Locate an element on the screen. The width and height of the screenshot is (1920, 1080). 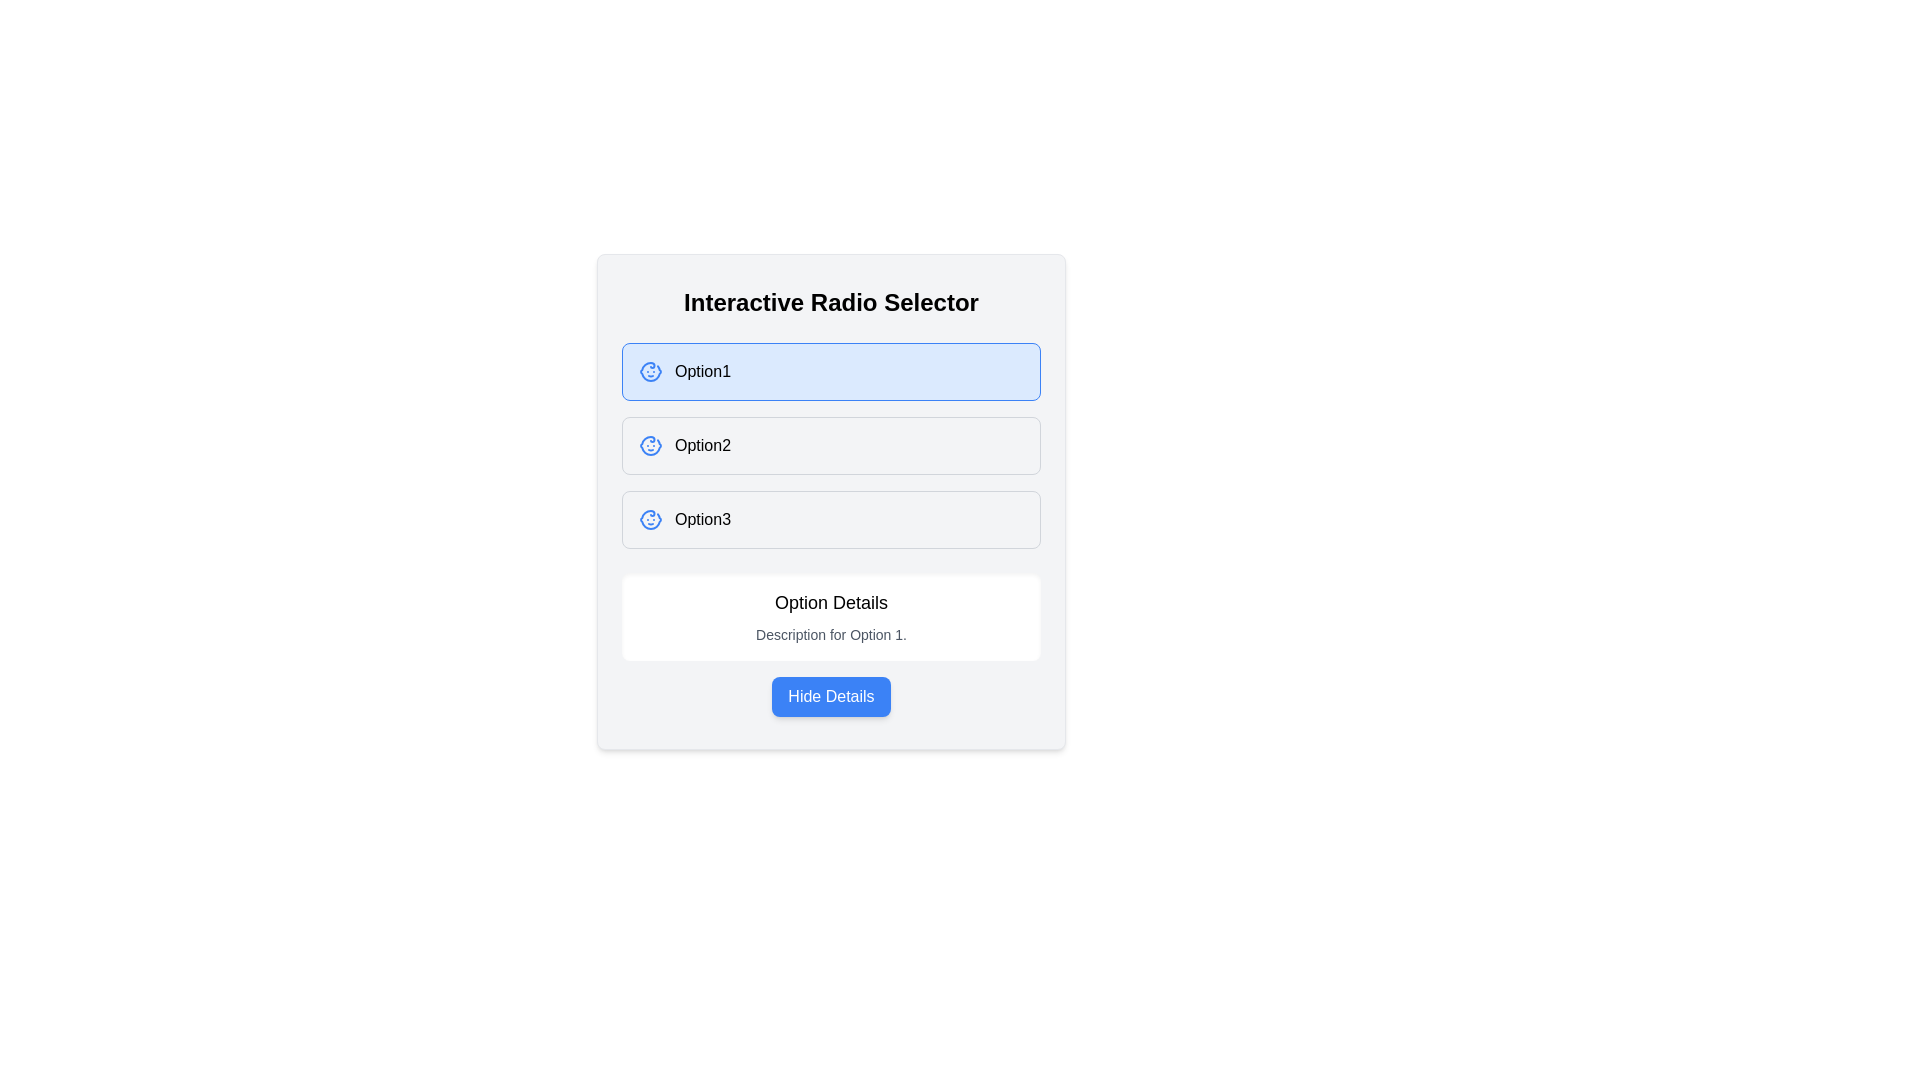
the second radio button labeled 'Option2' with a blue smiling baby face icon and select it using keyboard navigation is located at coordinates (831, 445).